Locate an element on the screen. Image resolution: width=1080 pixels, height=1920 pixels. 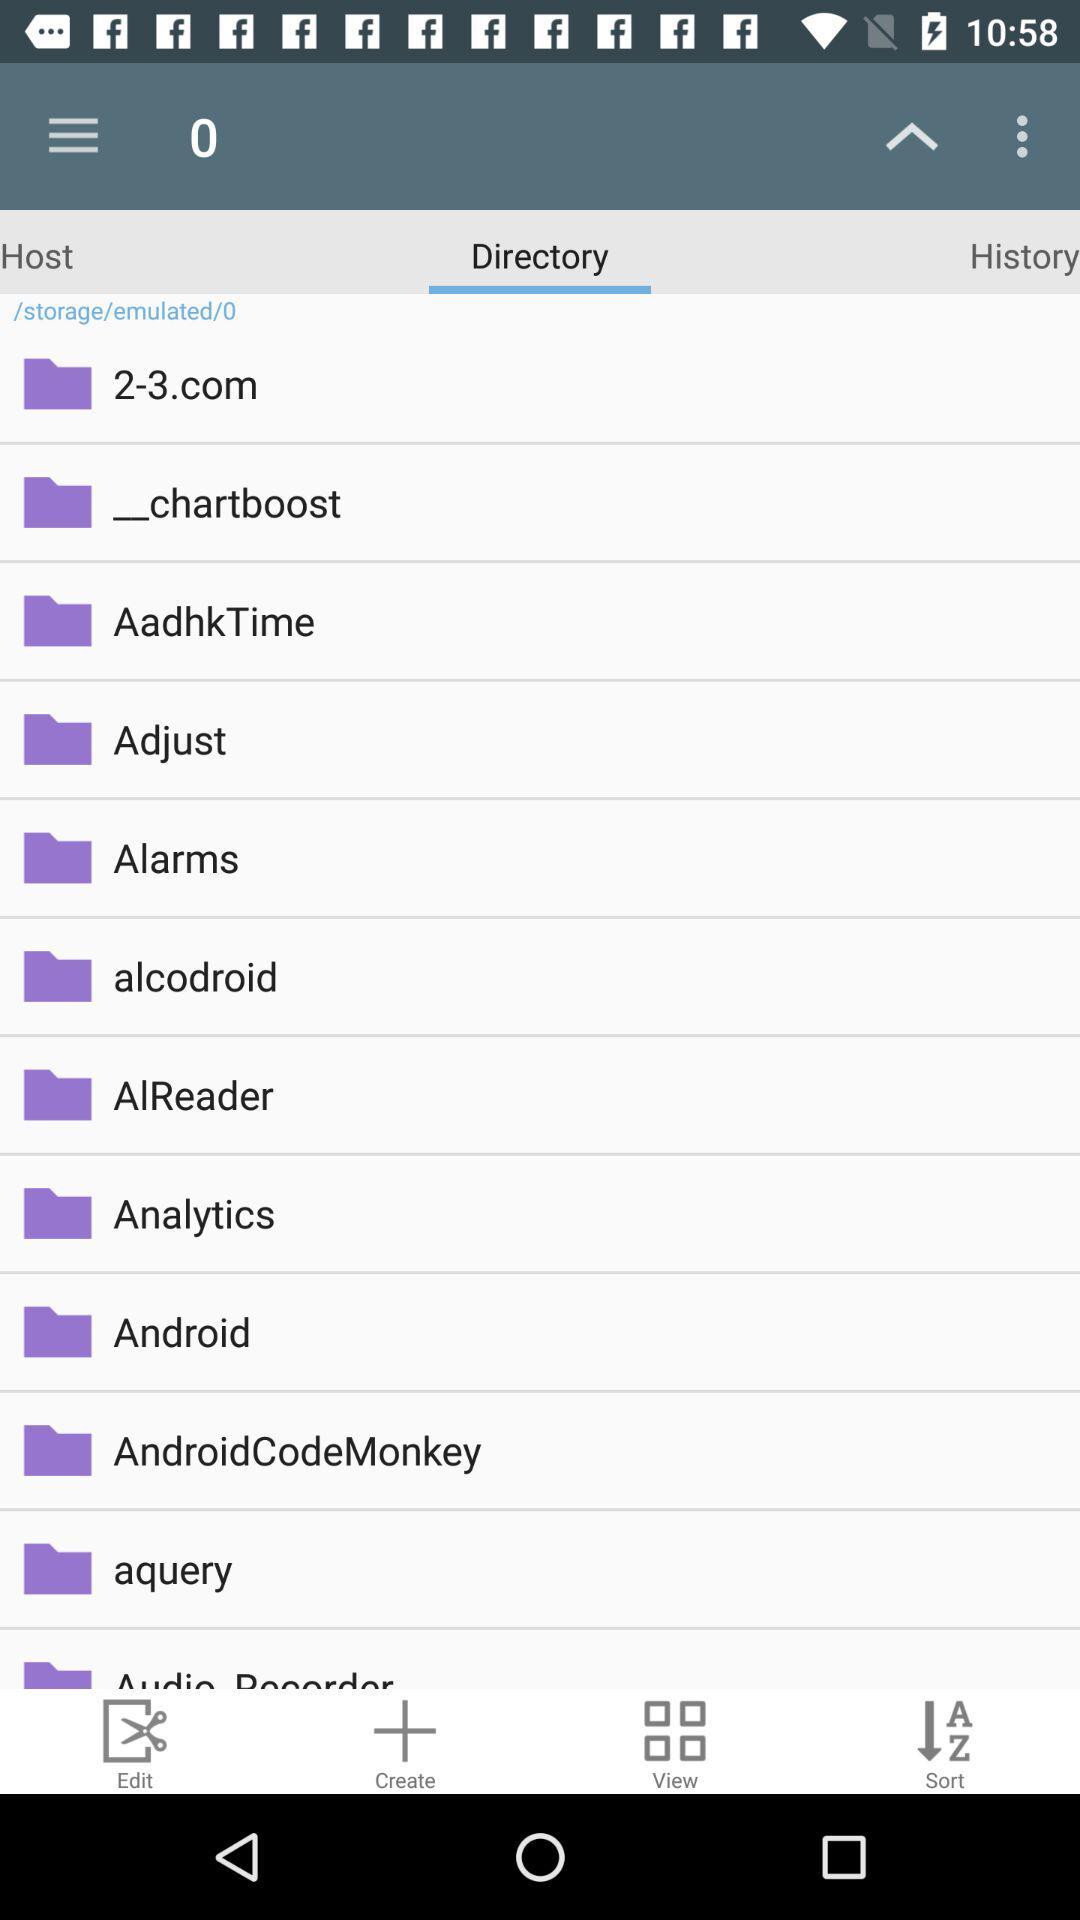
open sorting options is located at coordinates (945, 1740).